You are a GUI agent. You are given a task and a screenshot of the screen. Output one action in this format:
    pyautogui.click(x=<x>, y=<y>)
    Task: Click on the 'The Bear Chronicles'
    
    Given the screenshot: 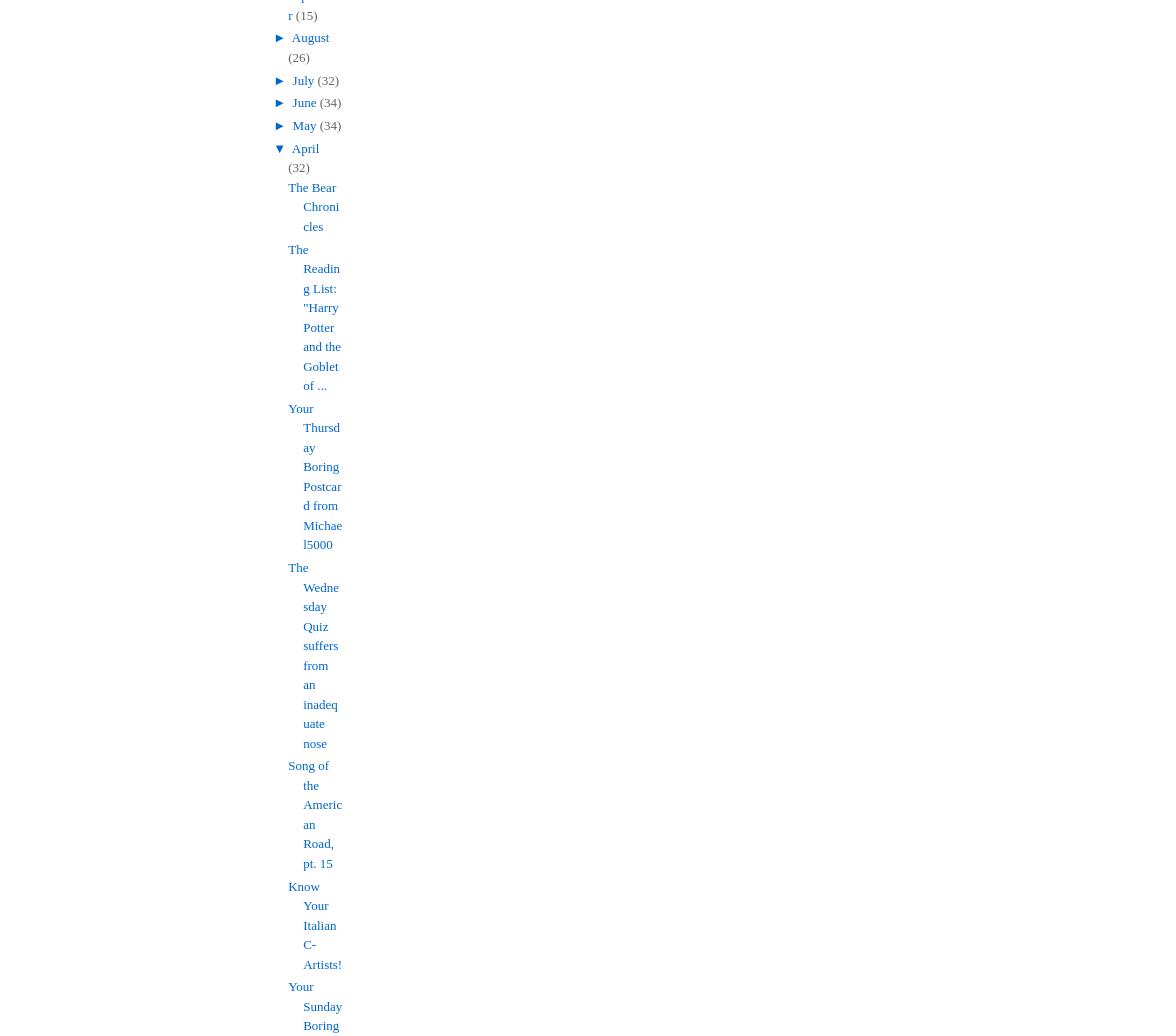 What is the action you would take?
    pyautogui.click(x=313, y=205)
    